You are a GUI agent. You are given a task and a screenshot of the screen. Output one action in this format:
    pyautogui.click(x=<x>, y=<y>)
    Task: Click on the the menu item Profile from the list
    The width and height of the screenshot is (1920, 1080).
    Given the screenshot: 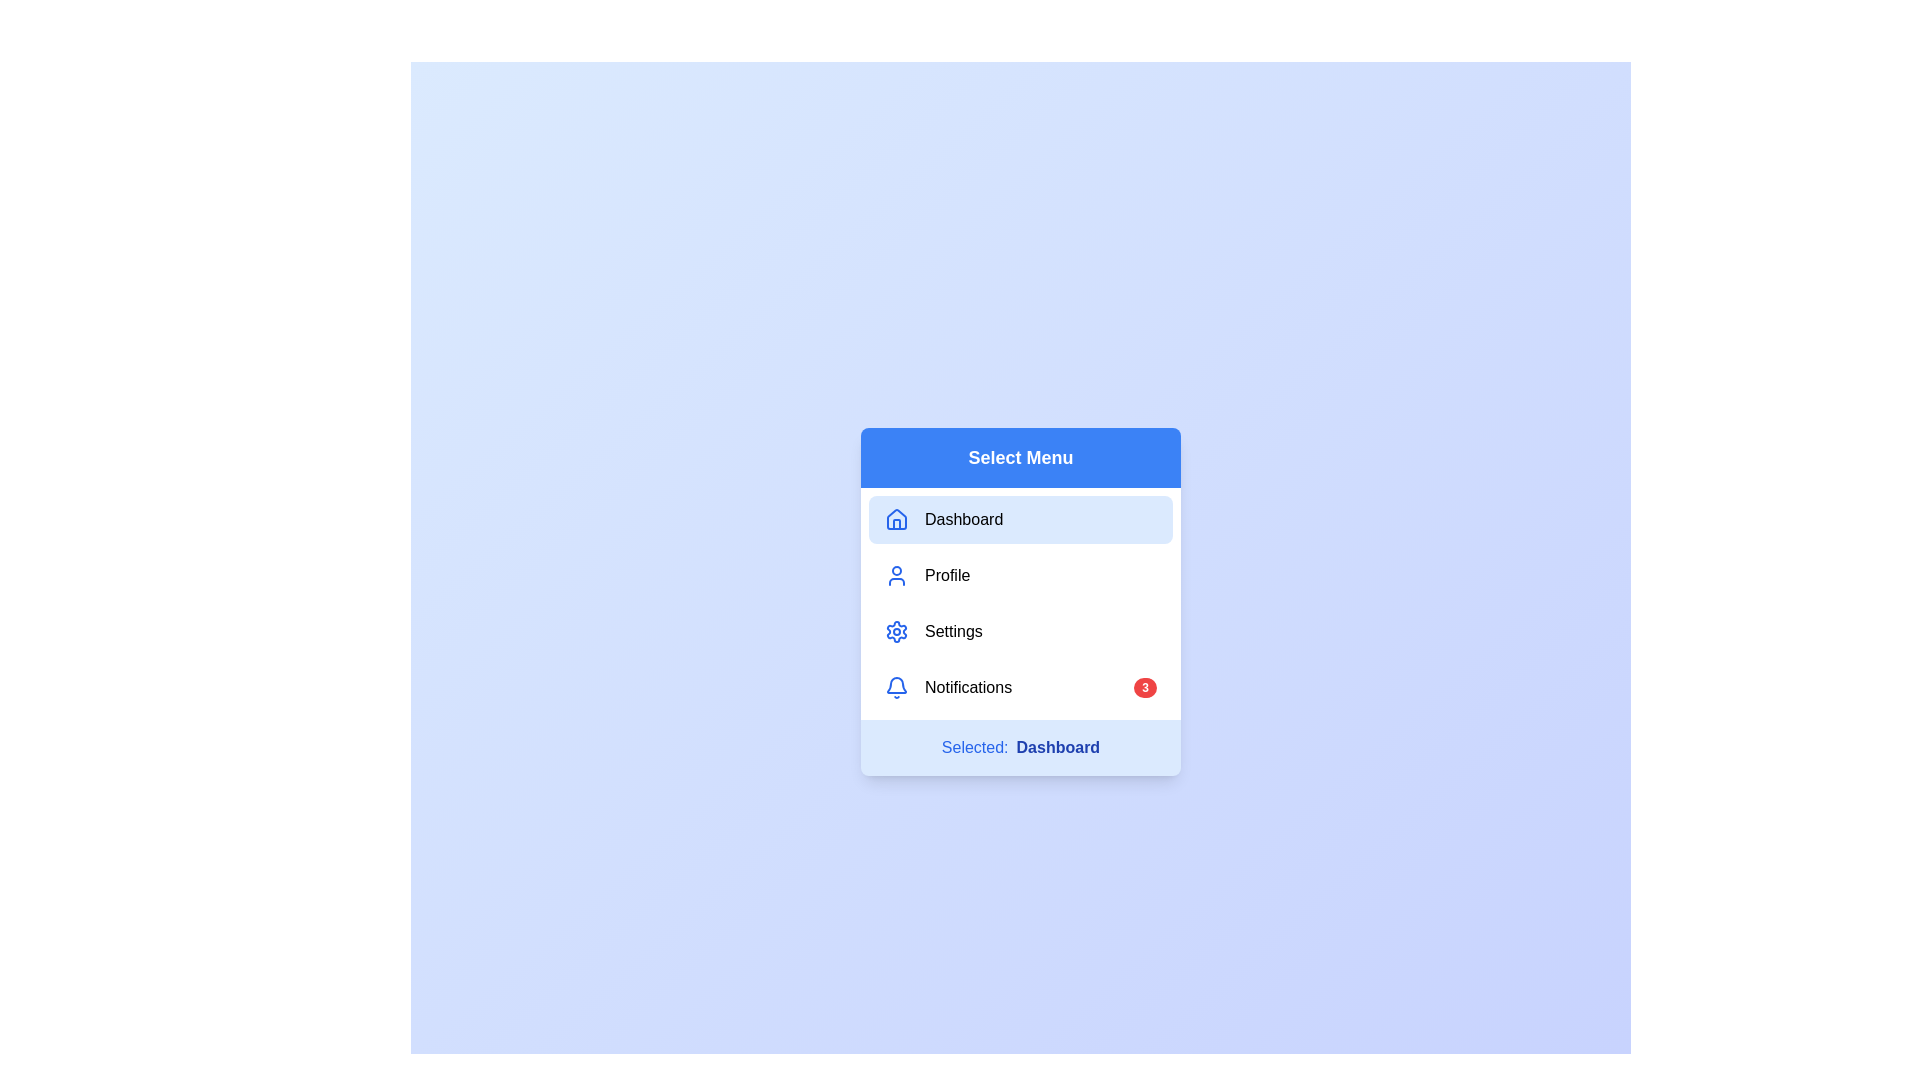 What is the action you would take?
    pyautogui.click(x=1021, y=575)
    